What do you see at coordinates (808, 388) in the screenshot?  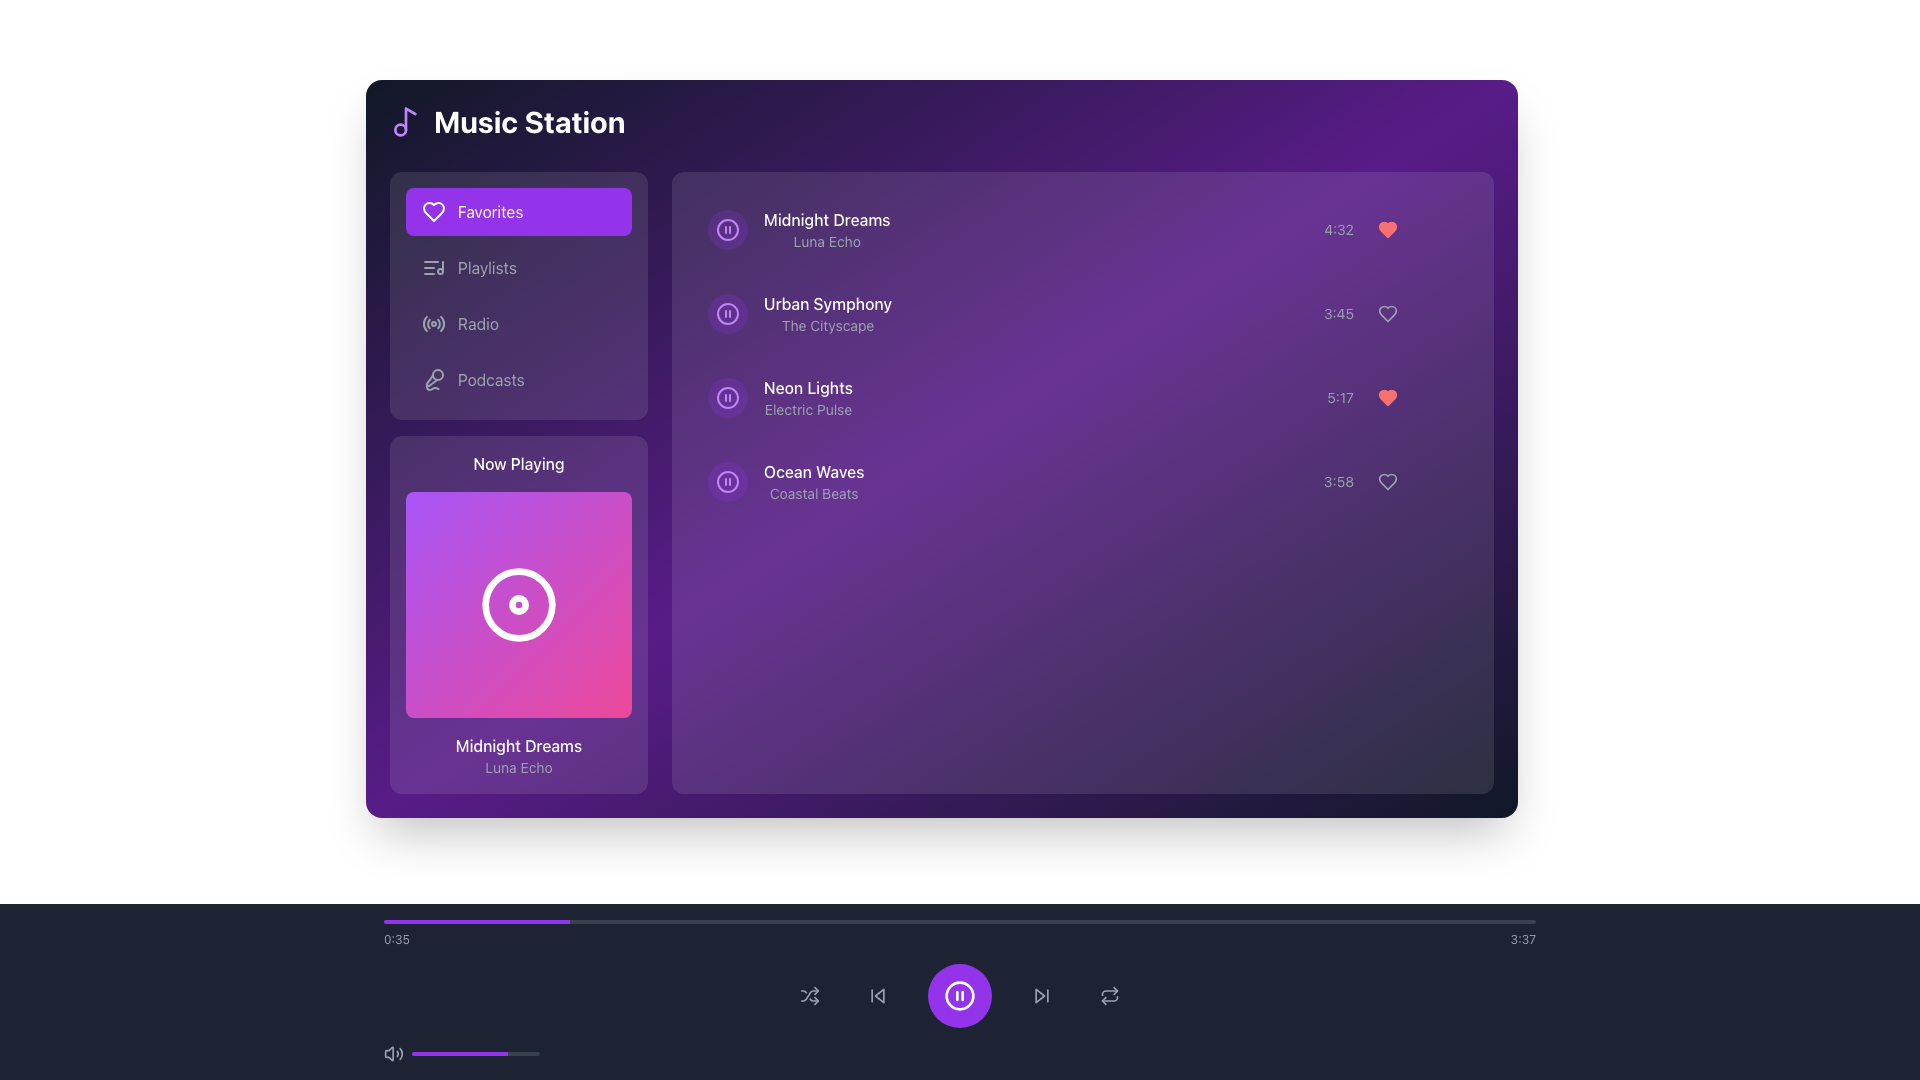 I see `text content of the 'Neon Lights' title, which is styled in white and bold typography on a purple background as the third track listed in the music tracks panel` at bounding box center [808, 388].